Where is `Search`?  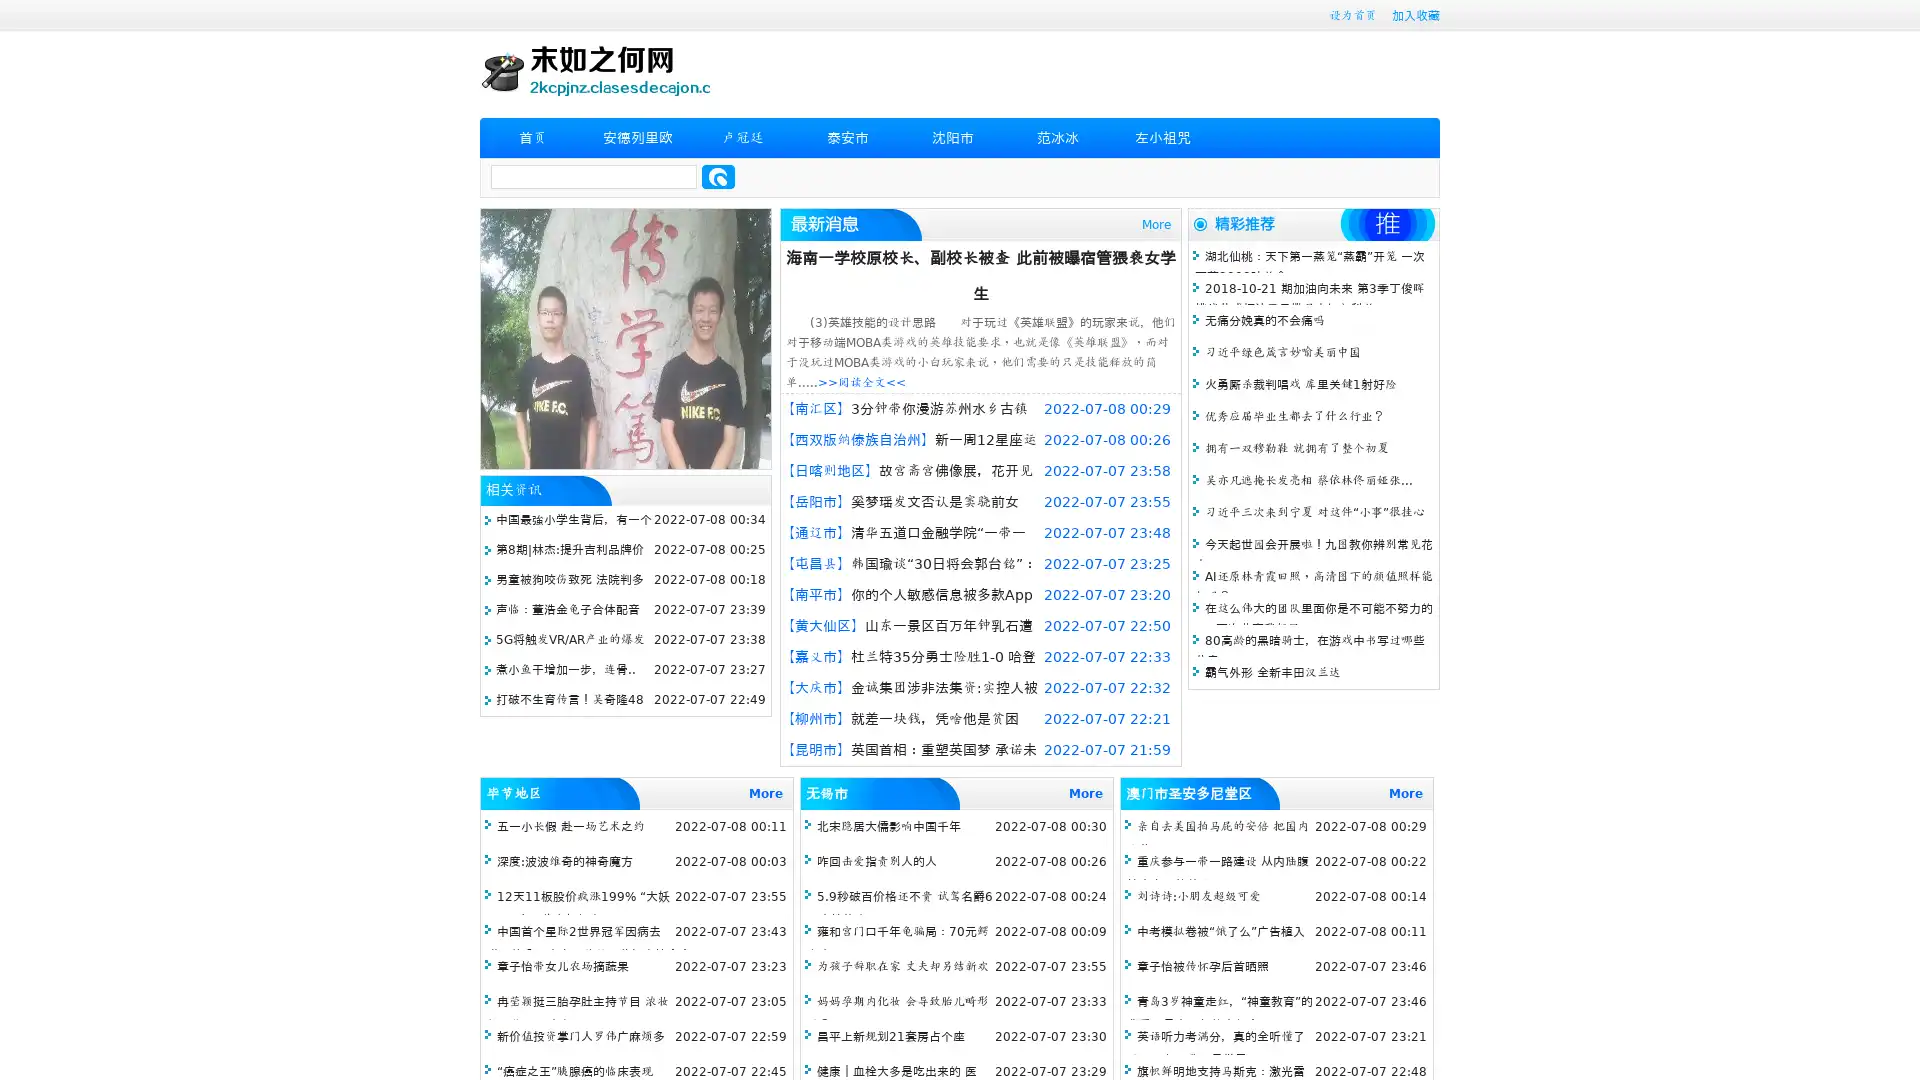
Search is located at coordinates (718, 176).